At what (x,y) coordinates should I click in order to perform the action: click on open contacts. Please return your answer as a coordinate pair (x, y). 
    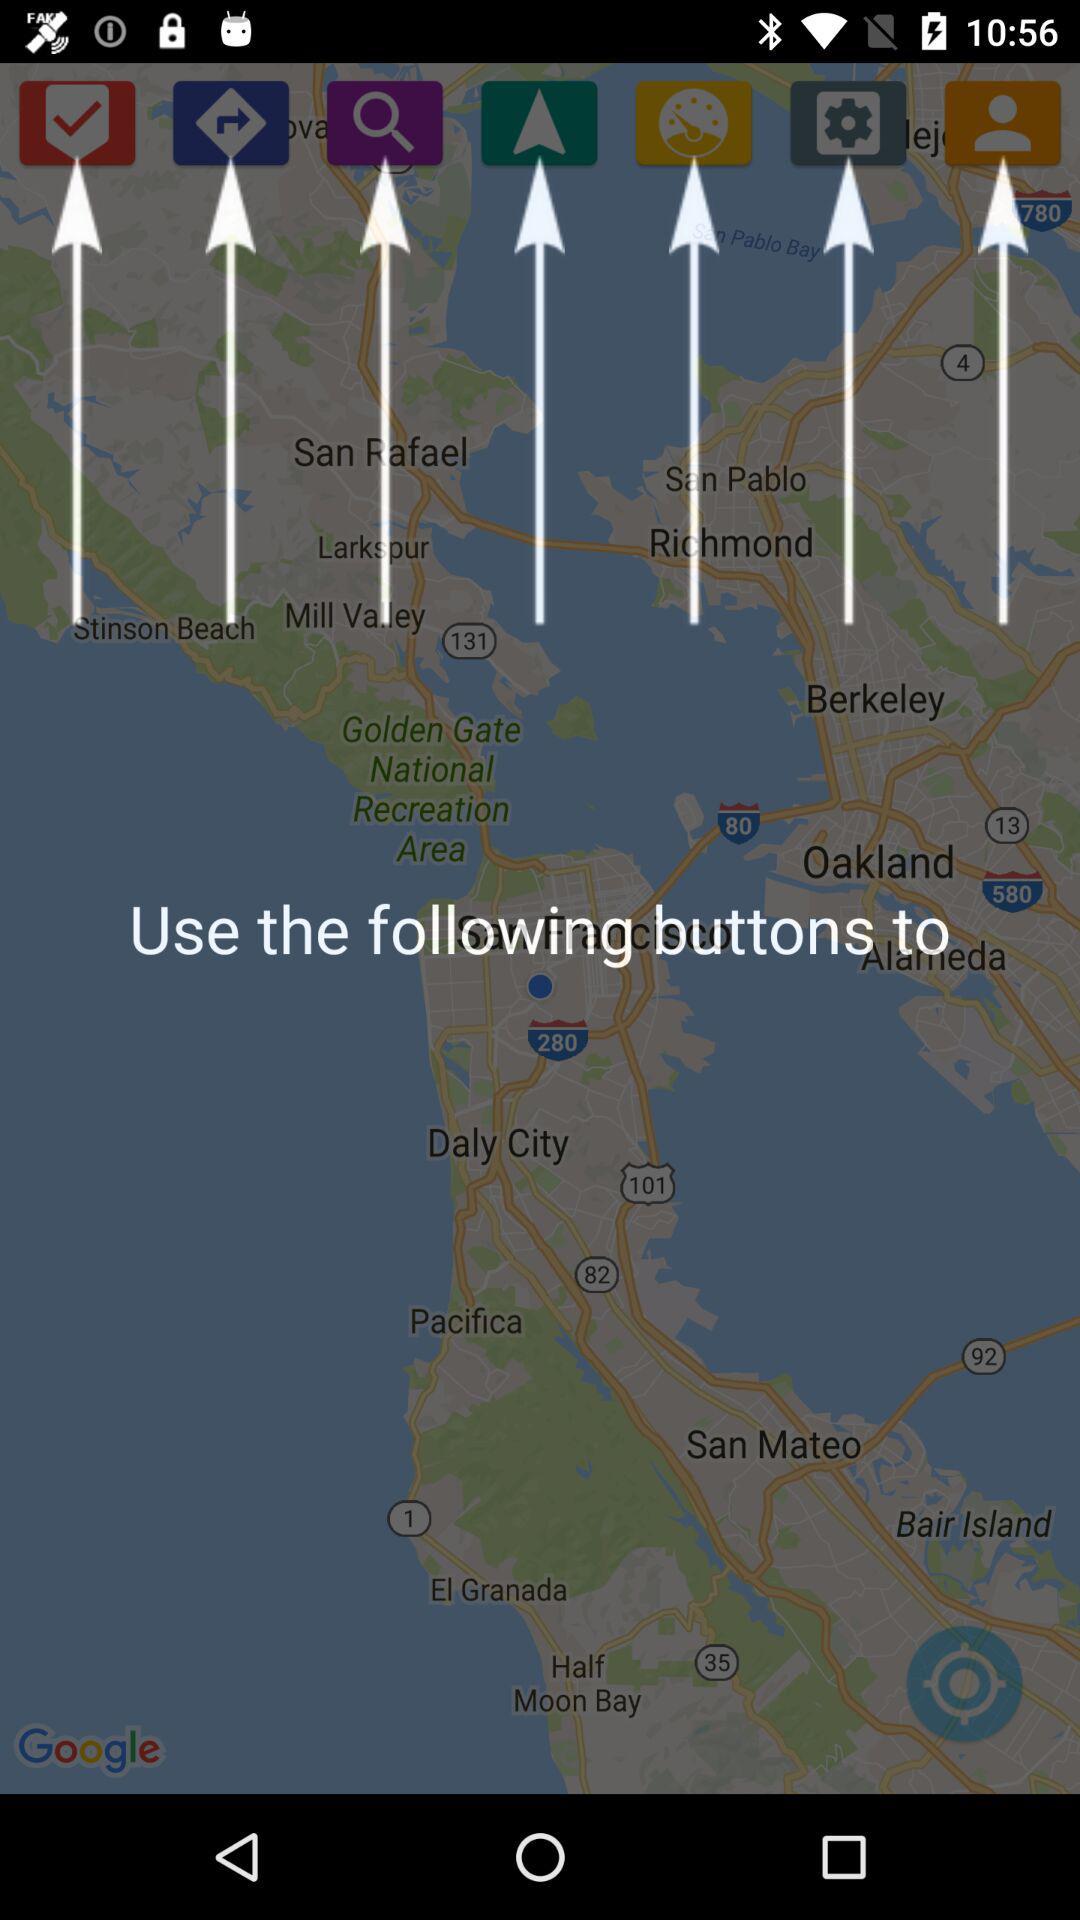
    Looking at the image, I should click on (1002, 121).